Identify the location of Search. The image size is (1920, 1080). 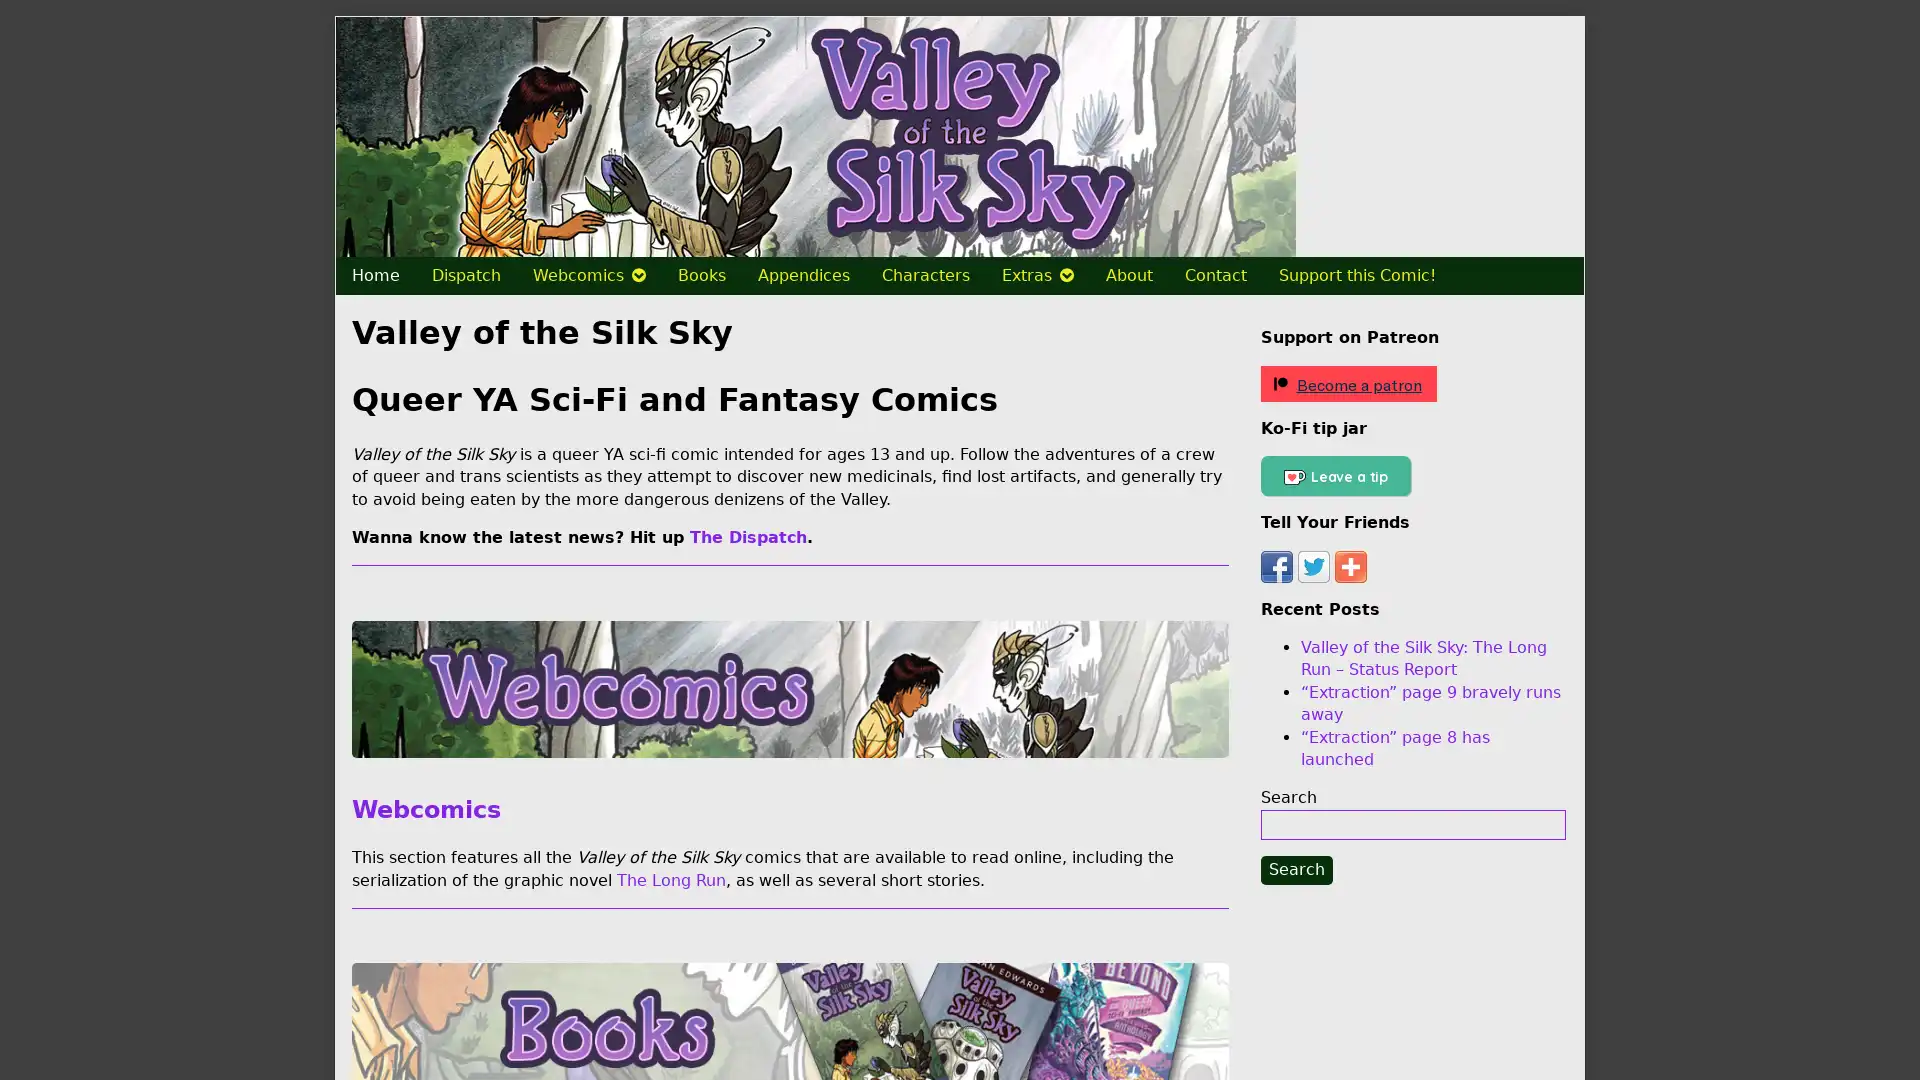
(1296, 869).